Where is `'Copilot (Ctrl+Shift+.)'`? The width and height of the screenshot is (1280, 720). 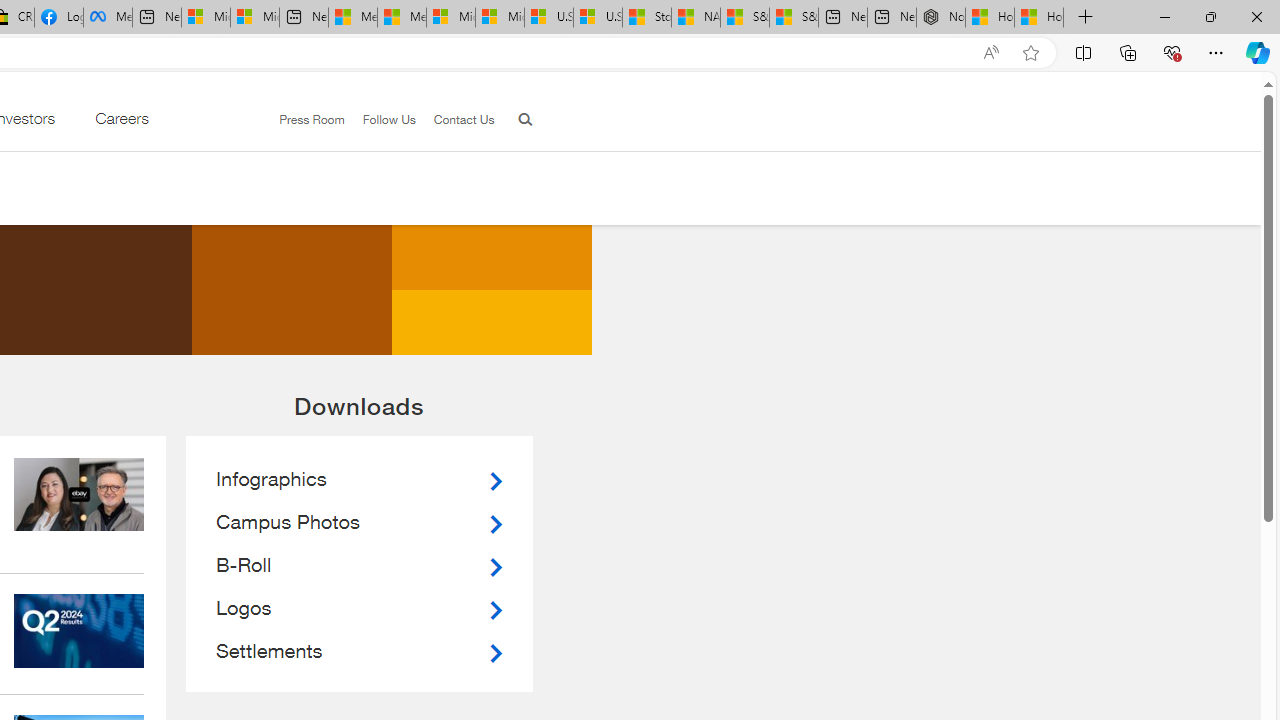
'Copilot (Ctrl+Shift+.)' is located at coordinates (1257, 51).